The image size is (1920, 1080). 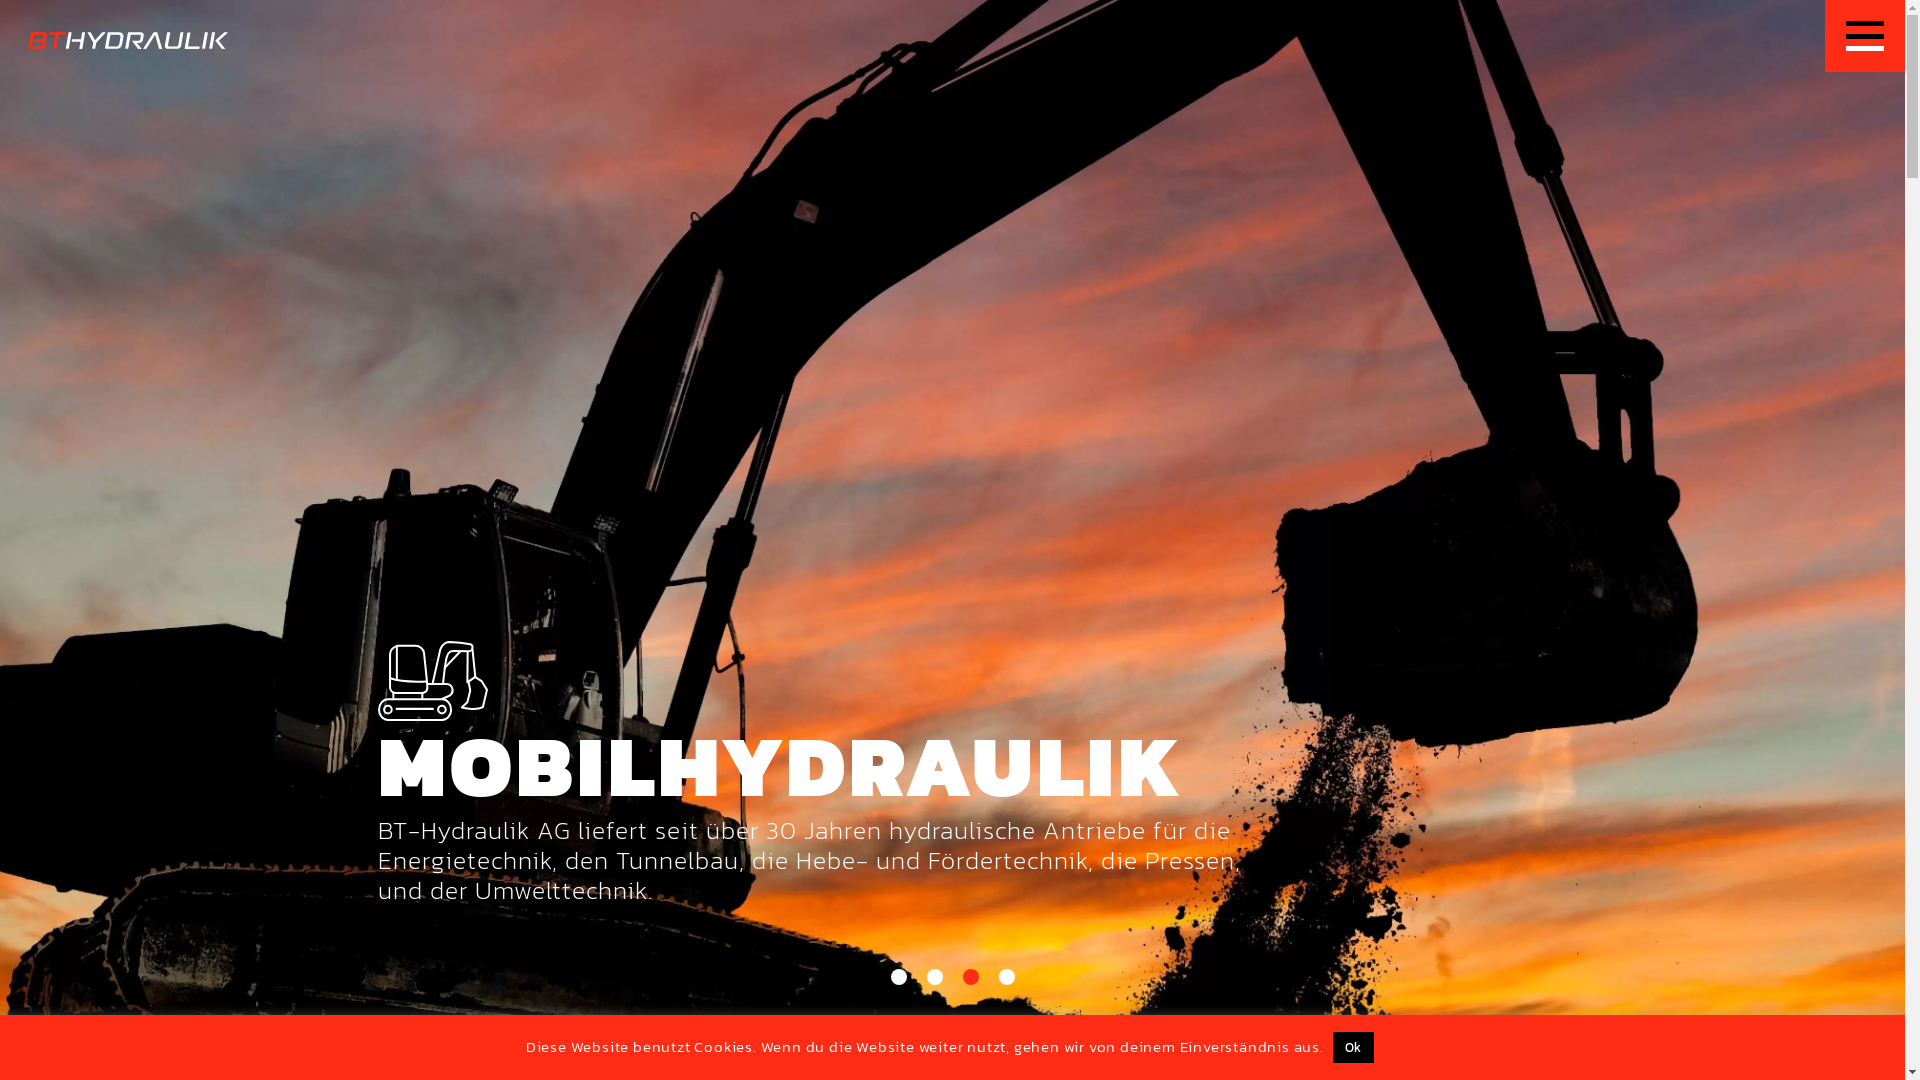 I want to click on 'Ok', so click(x=1353, y=1046).